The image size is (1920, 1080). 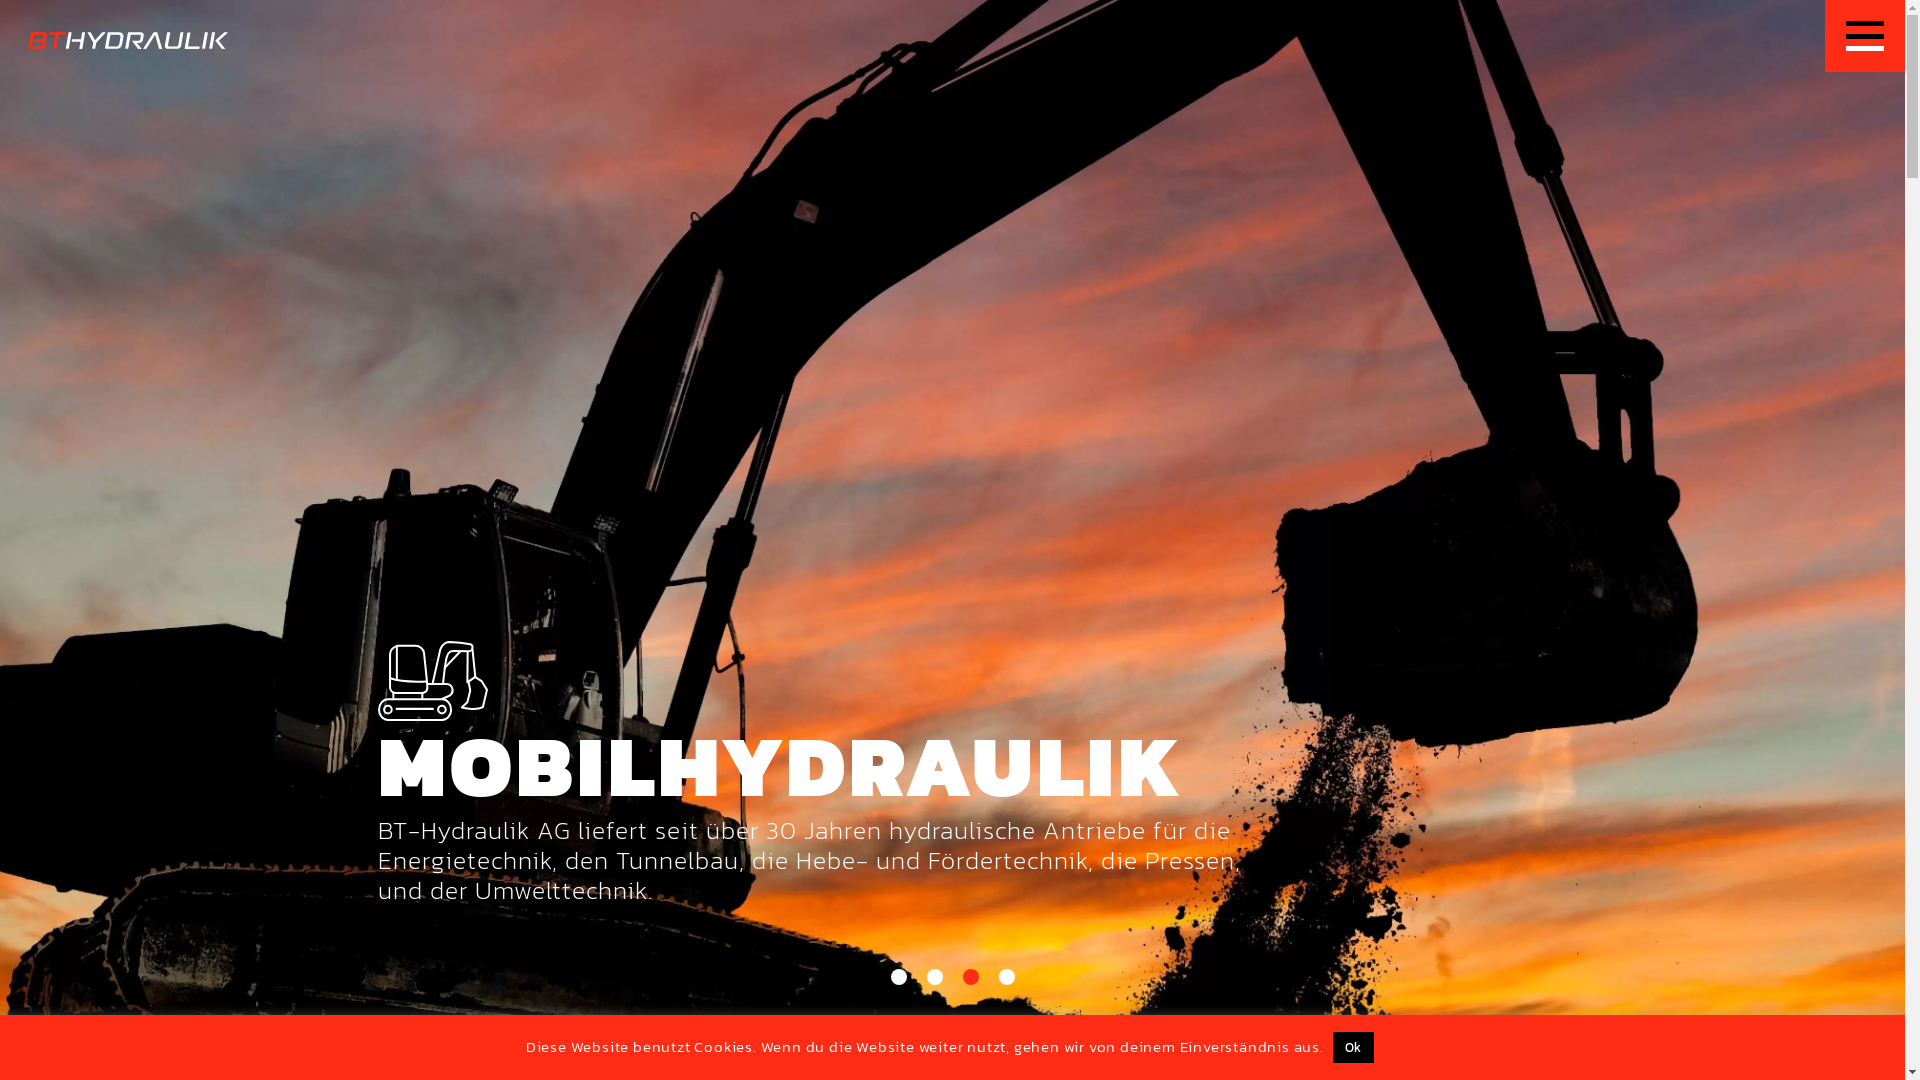 I want to click on 'Ok', so click(x=1353, y=1046).